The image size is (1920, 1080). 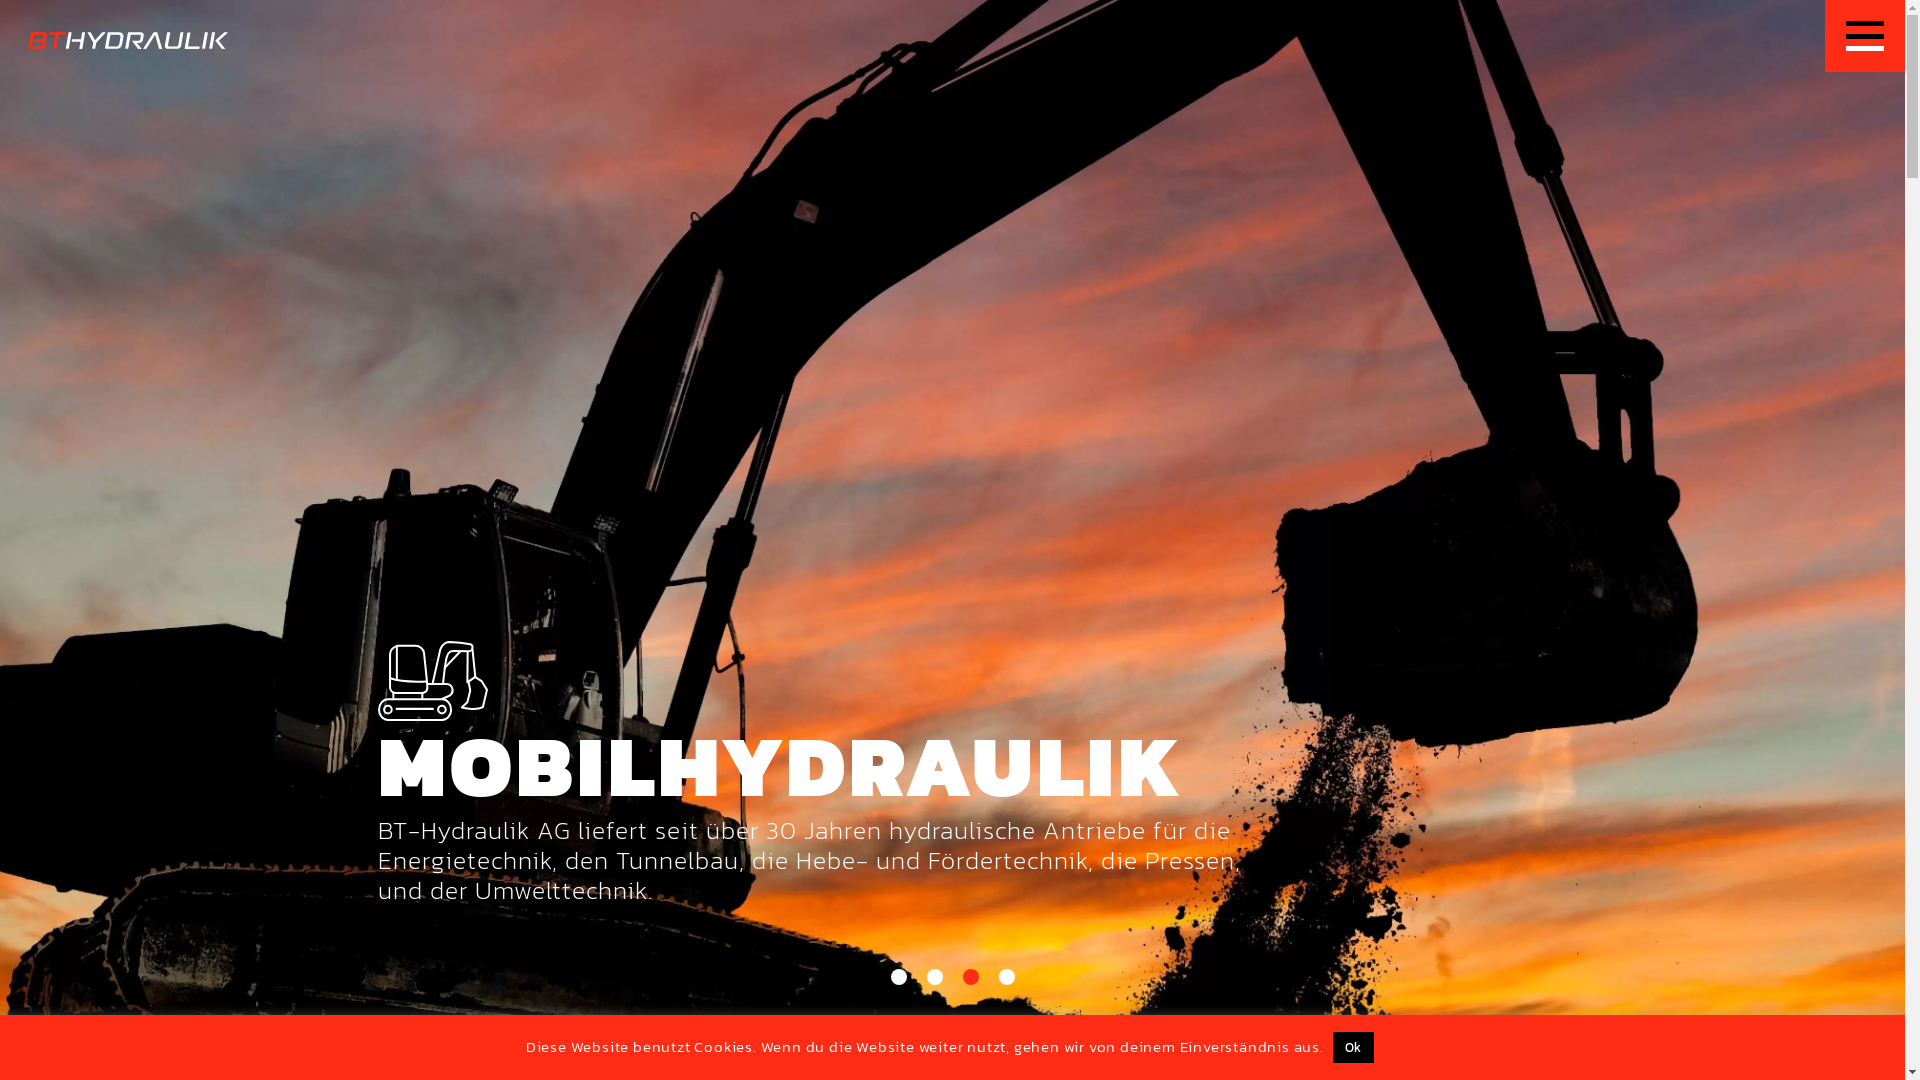 I want to click on 'Ok', so click(x=1353, y=1046).